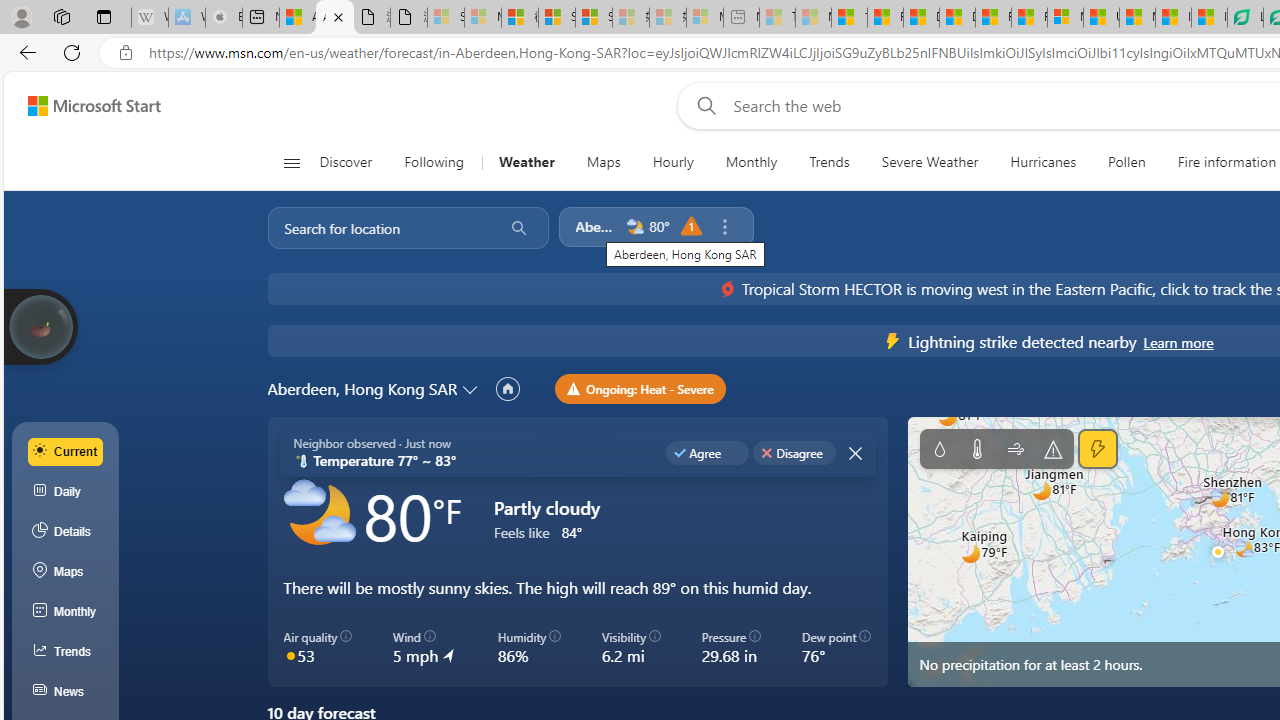 Image resolution: width=1280 pixels, height=720 pixels. What do you see at coordinates (730, 648) in the screenshot?
I see `'Pressure 29.68 in'` at bounding box center [730, 648].